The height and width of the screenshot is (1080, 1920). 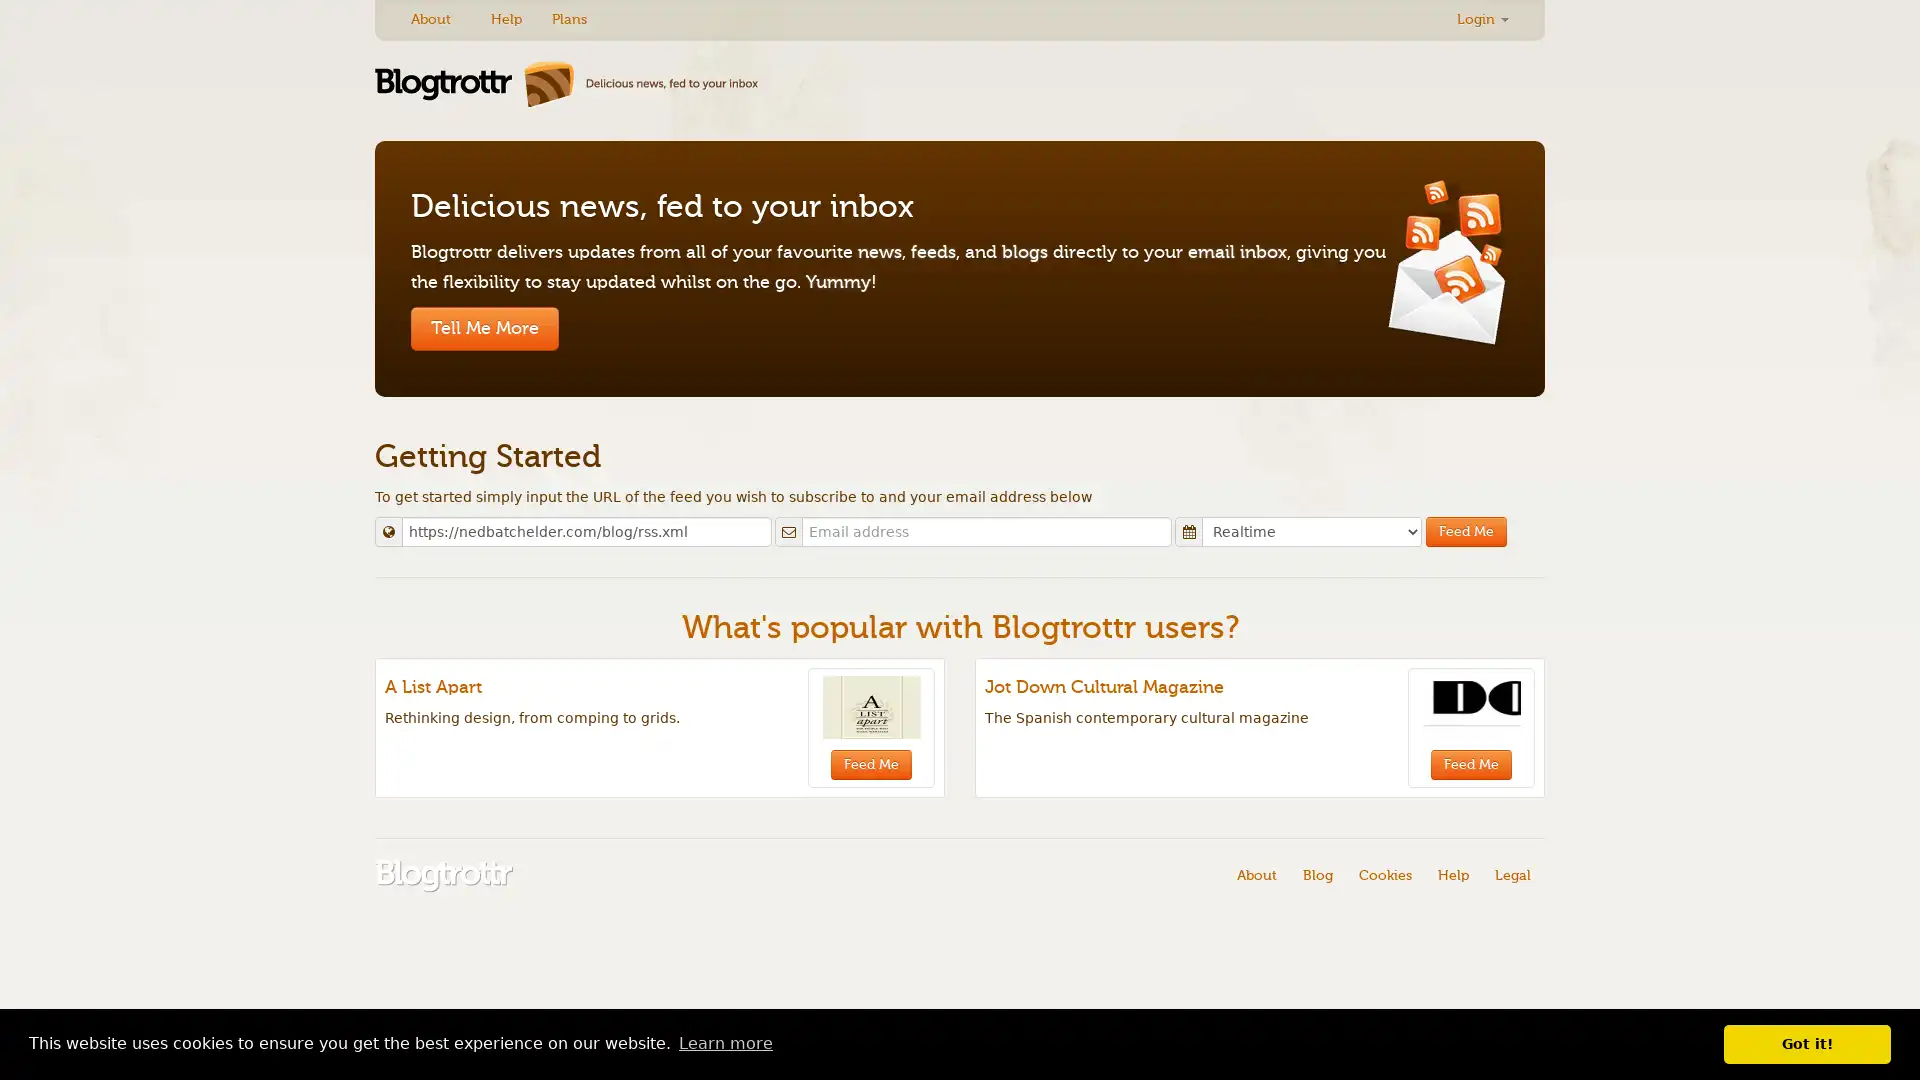 What do you see at coordinates (1466, 531) in the screenshot?
I see `Feed Me` at bounding box center [1466, 531].